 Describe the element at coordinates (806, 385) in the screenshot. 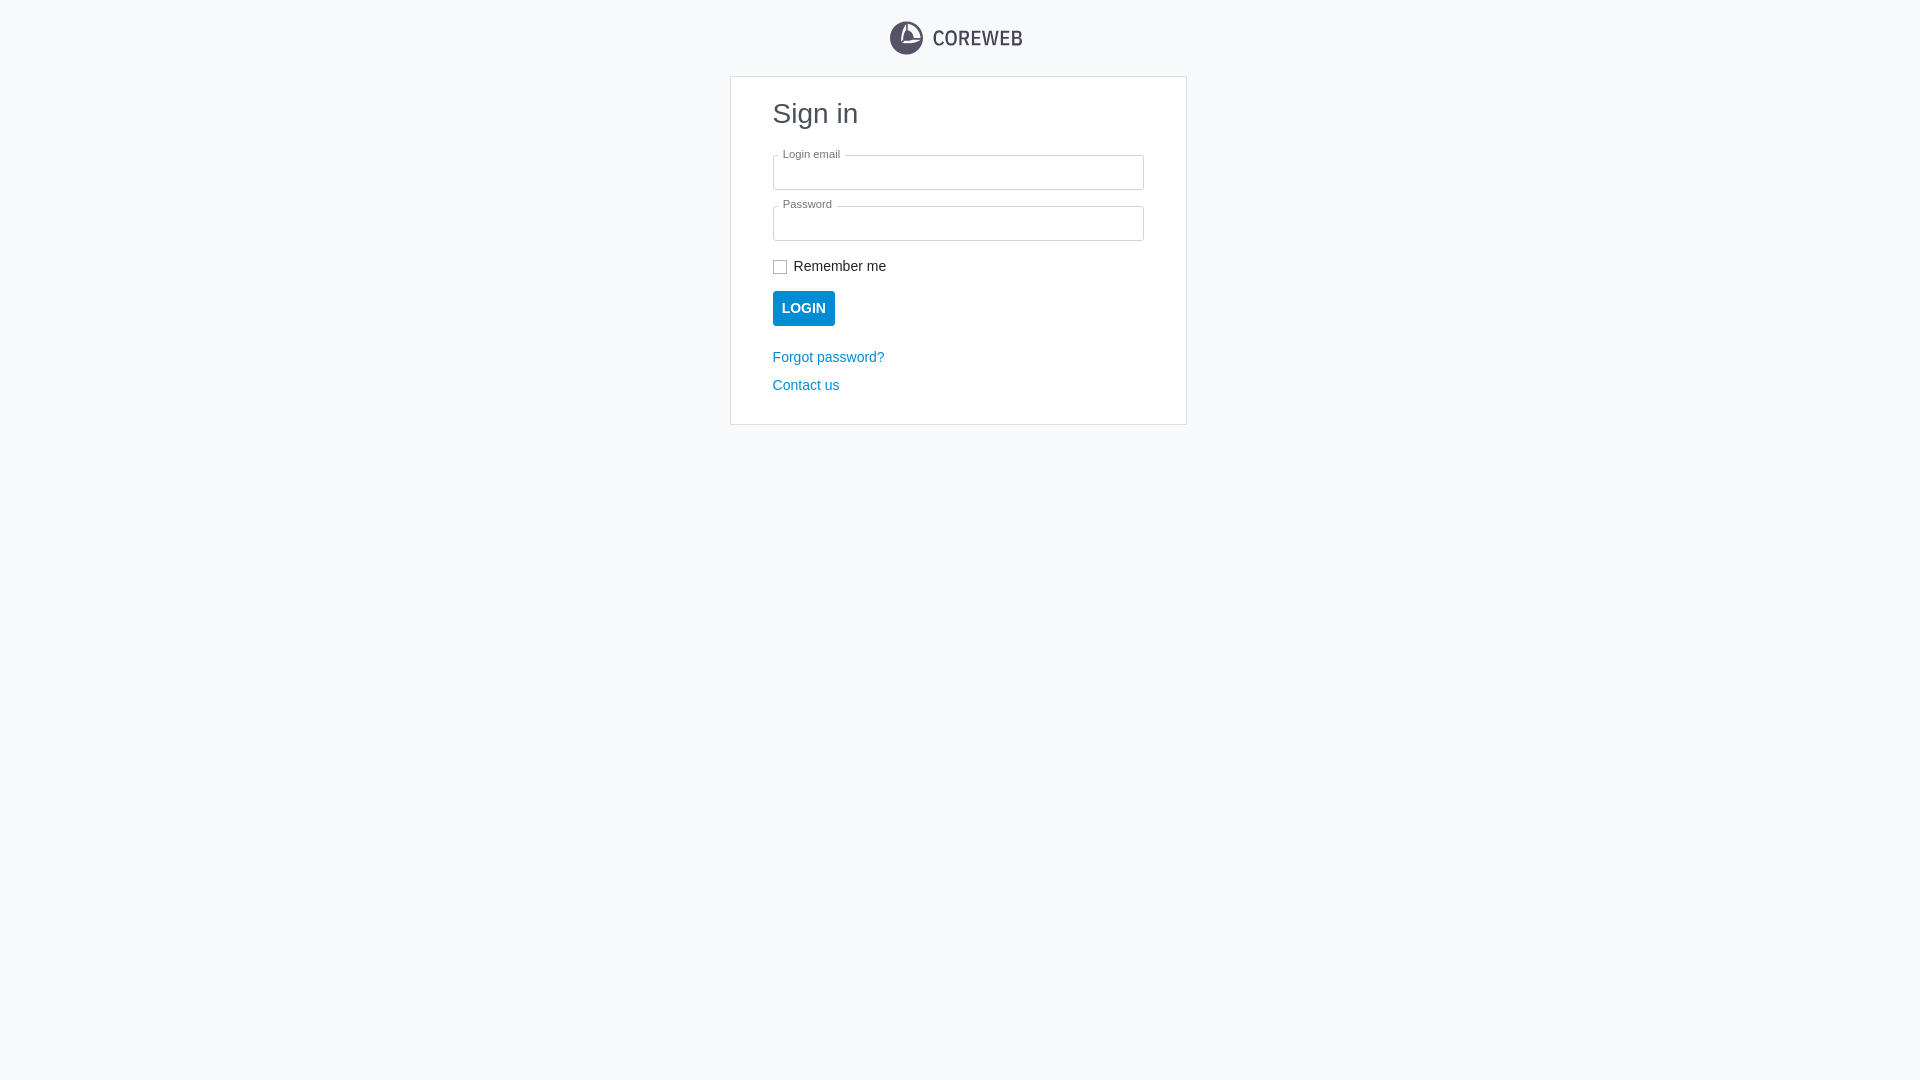

I see `'Contact us'` at that location.